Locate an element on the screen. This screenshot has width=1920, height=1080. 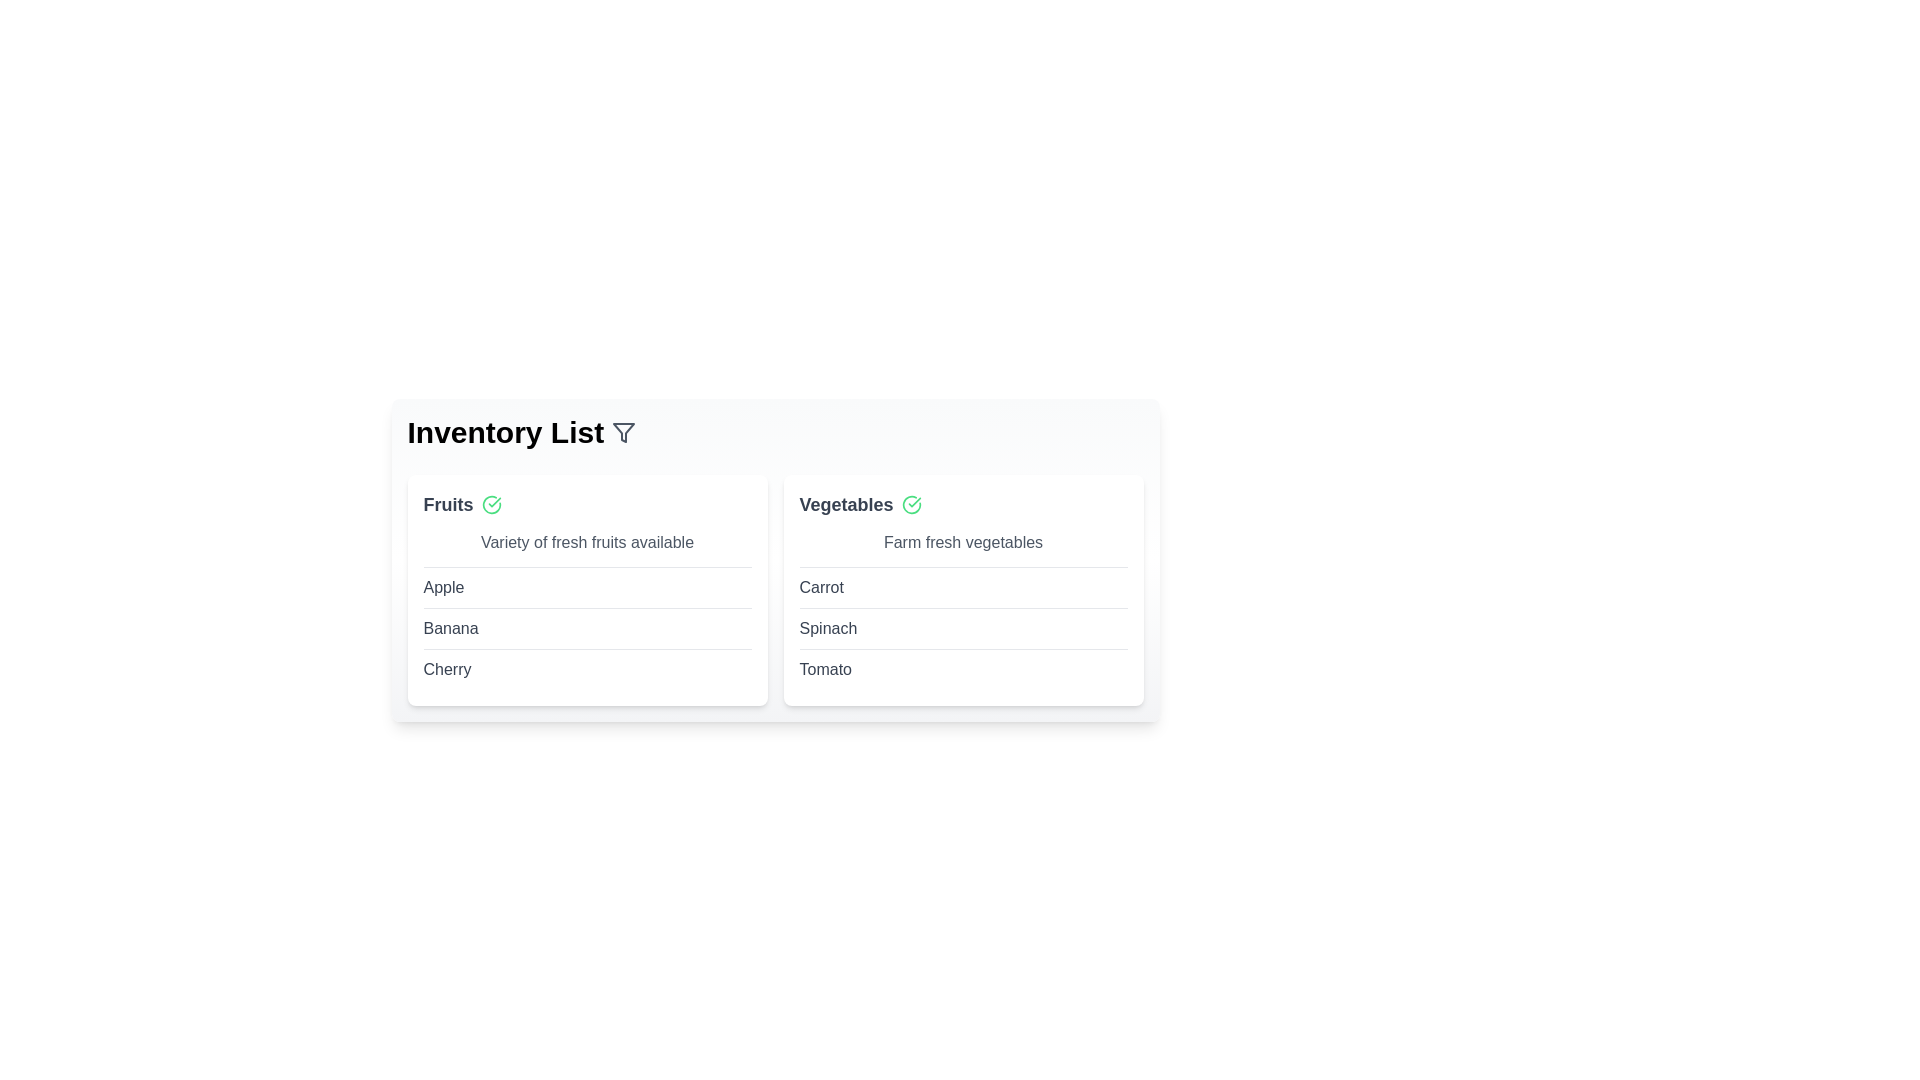
the item Apple to check for context menu options is located at coordinates (442, 586).